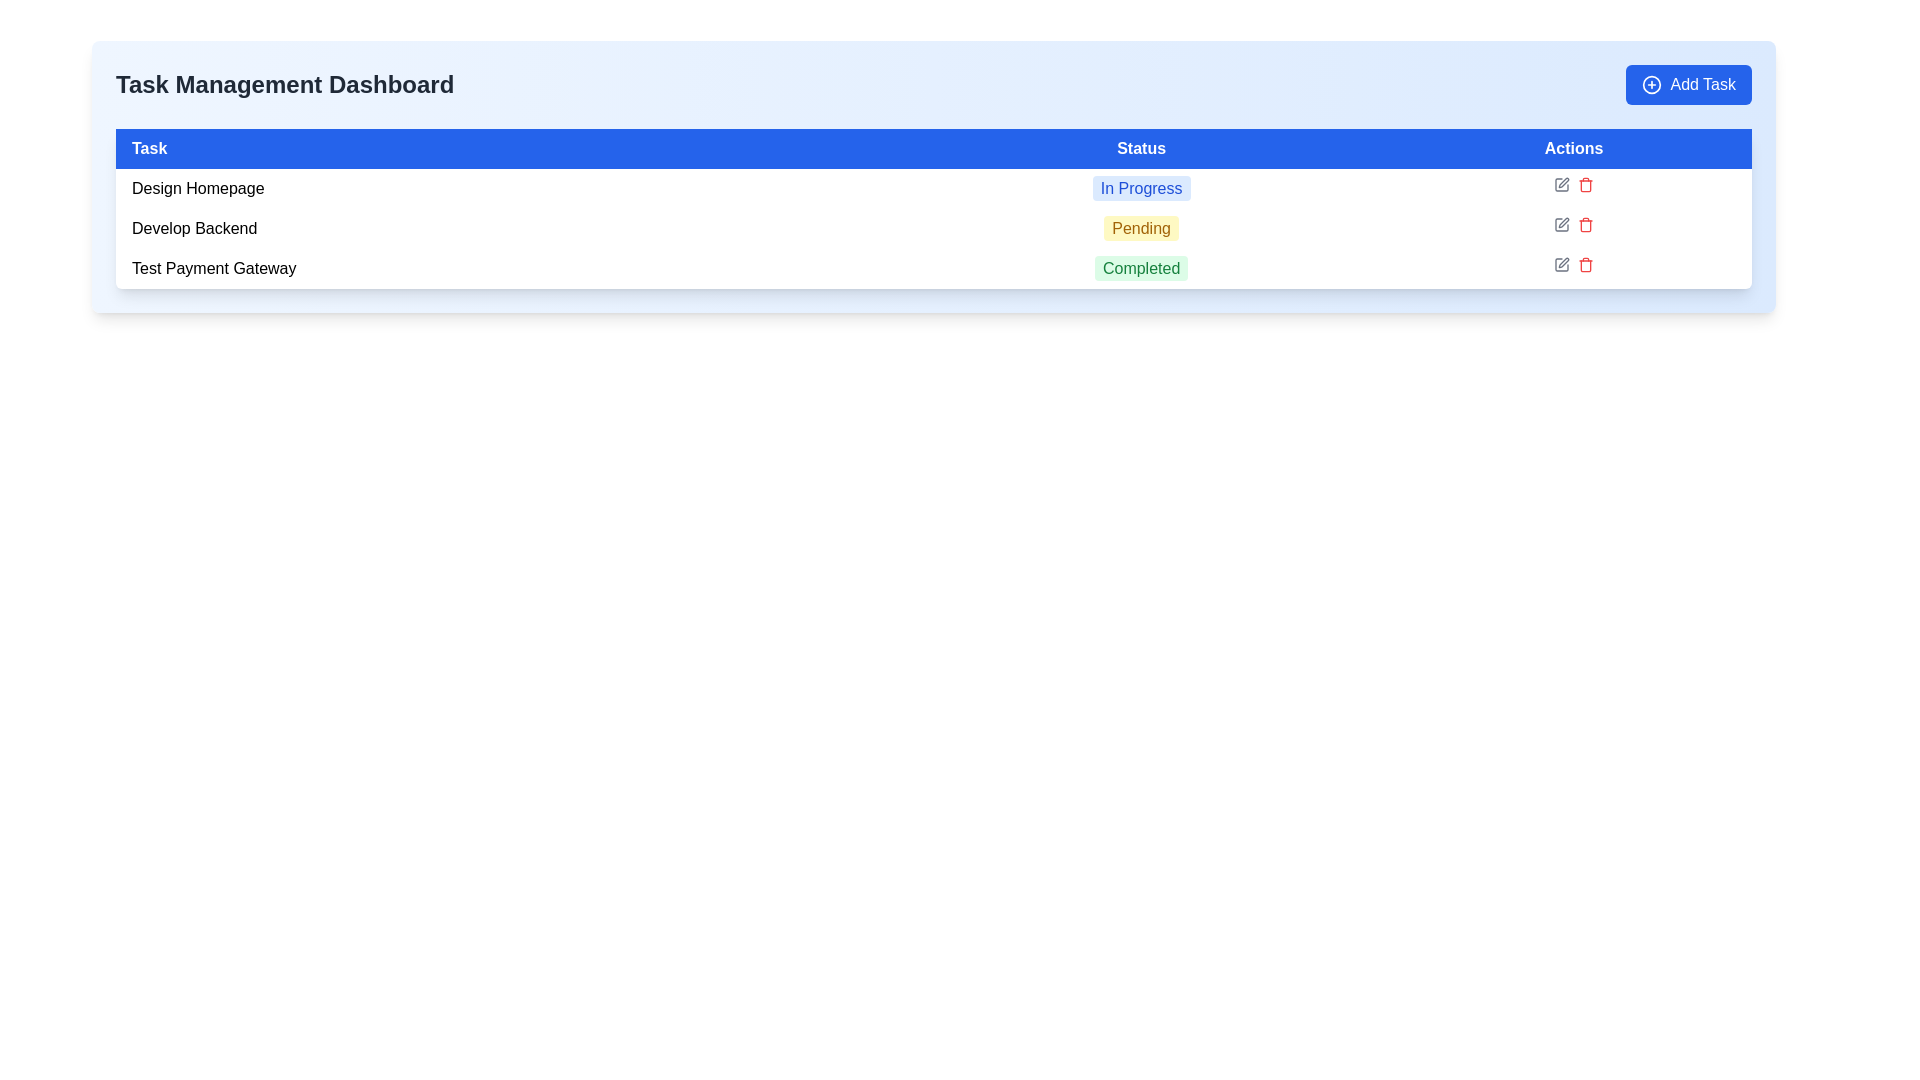 This screenshot has width=1920, height=1080. Describe the element at coordinates (501, 189) in the screenshot. I see `the first cell in the 'Task' column of the task management table, which displays the title of a task` at that location.